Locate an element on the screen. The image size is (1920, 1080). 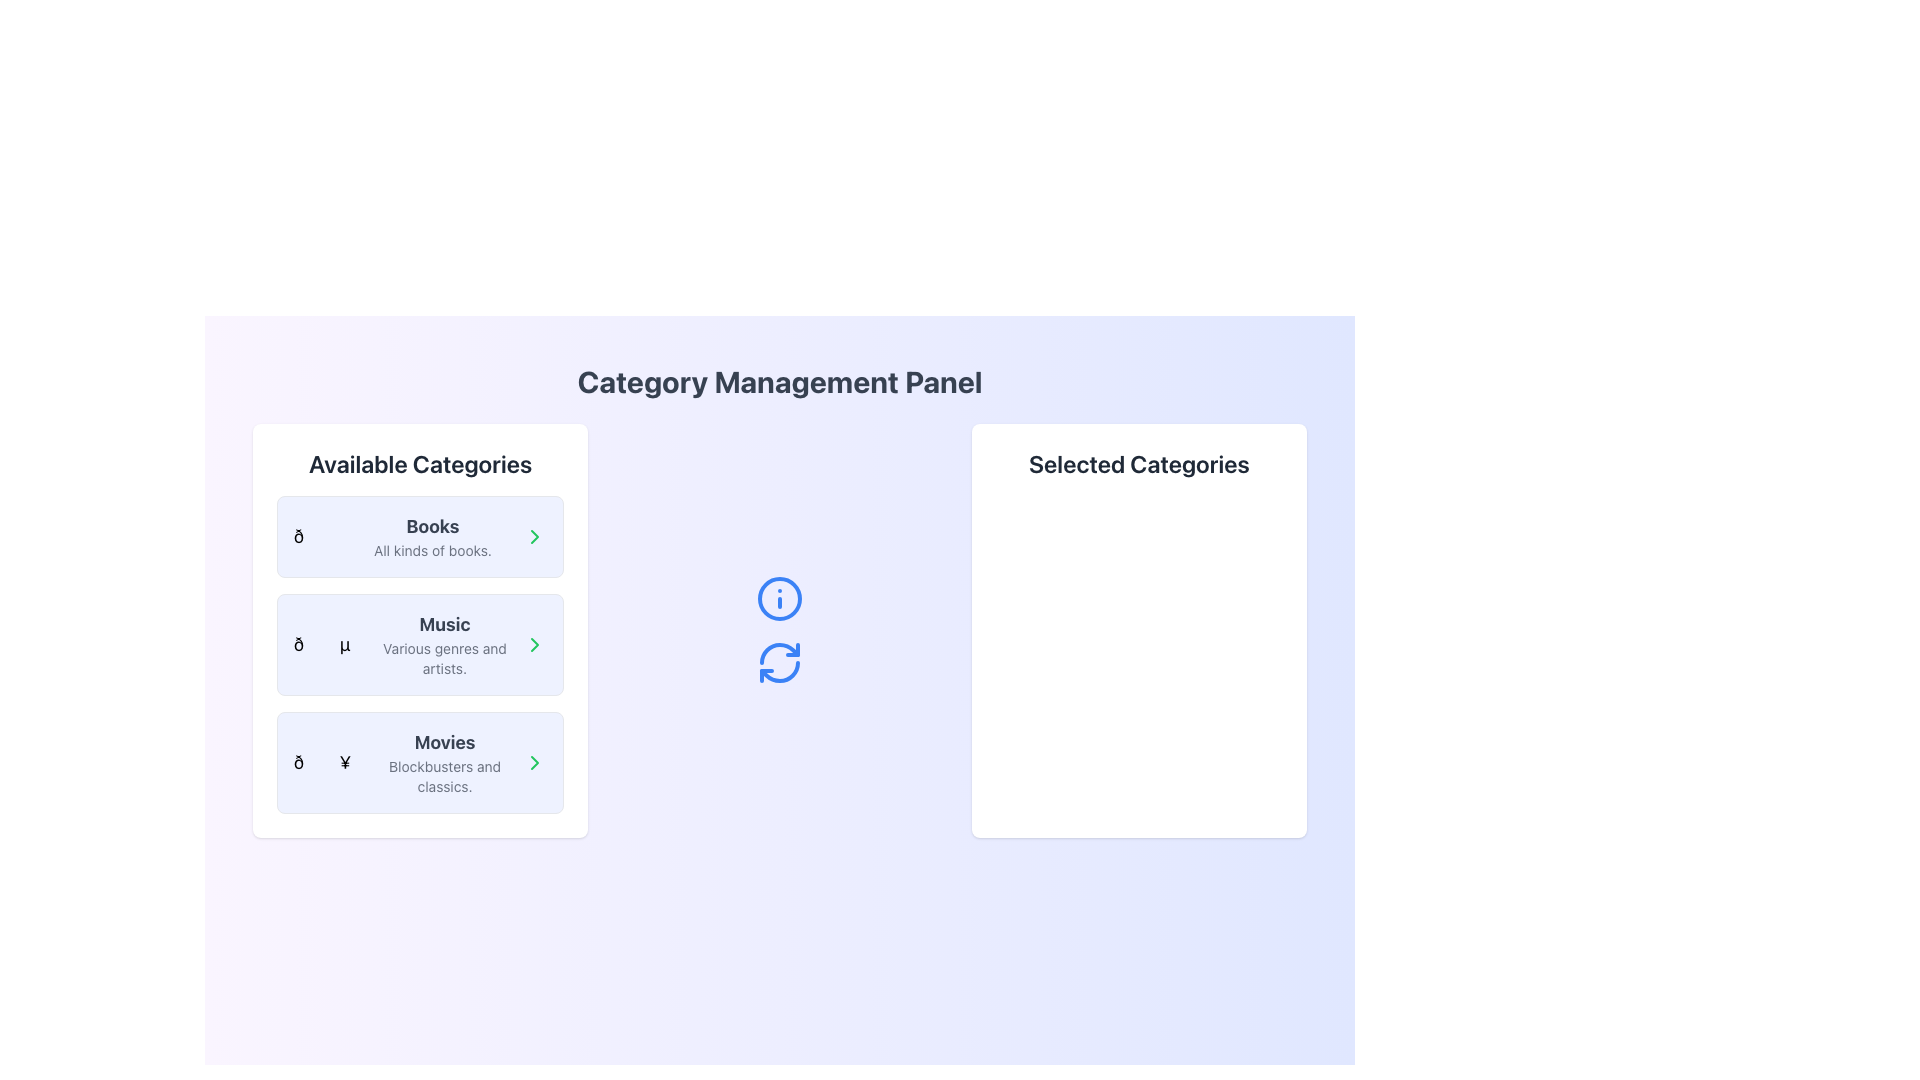
the 'Movies' category list item, which is the third item in the vertically stacked list under 'Available Categories' on the left side of the interface is located at coordinates (419, 763).